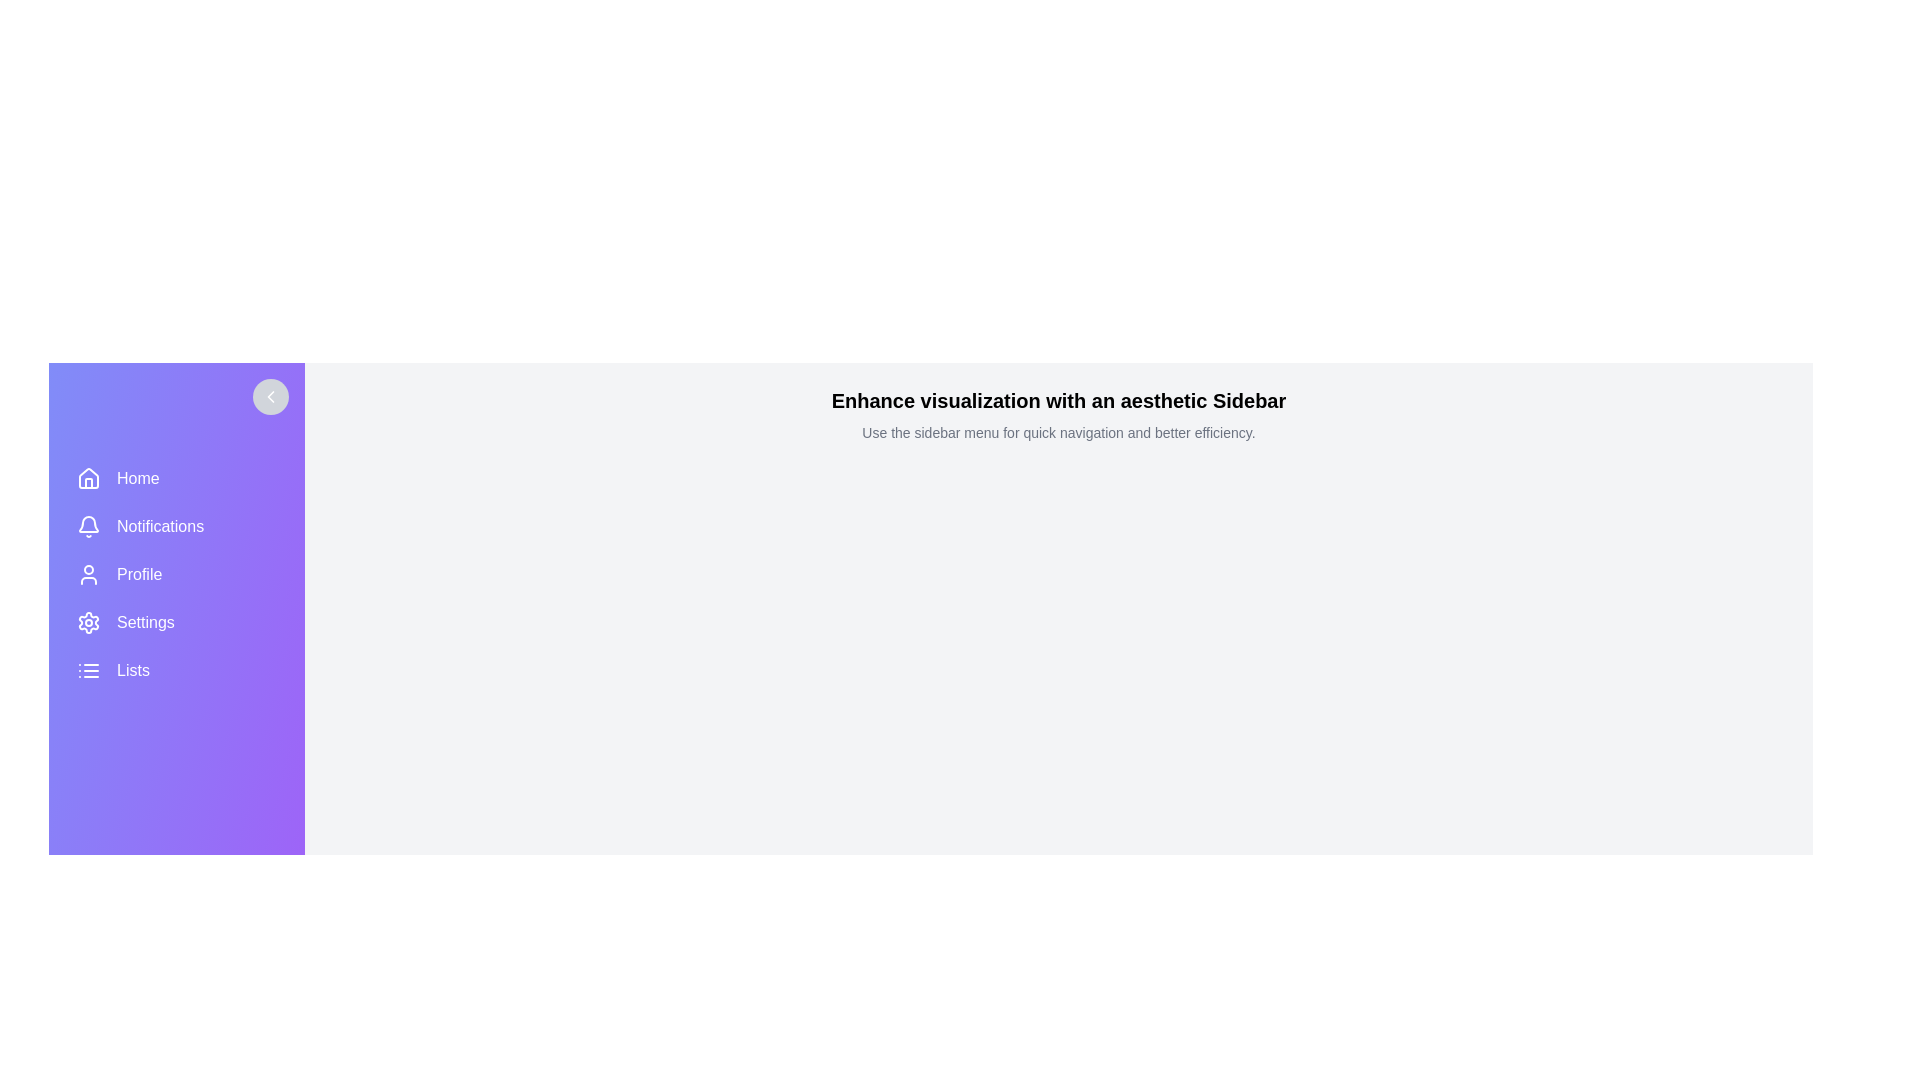 The image size is (1920, 1080). What do you see at coordinates (177, 622) in the screenshot?
I see `the menu item Settings in the sidebar to navigate` at bounding box center [177, 622].